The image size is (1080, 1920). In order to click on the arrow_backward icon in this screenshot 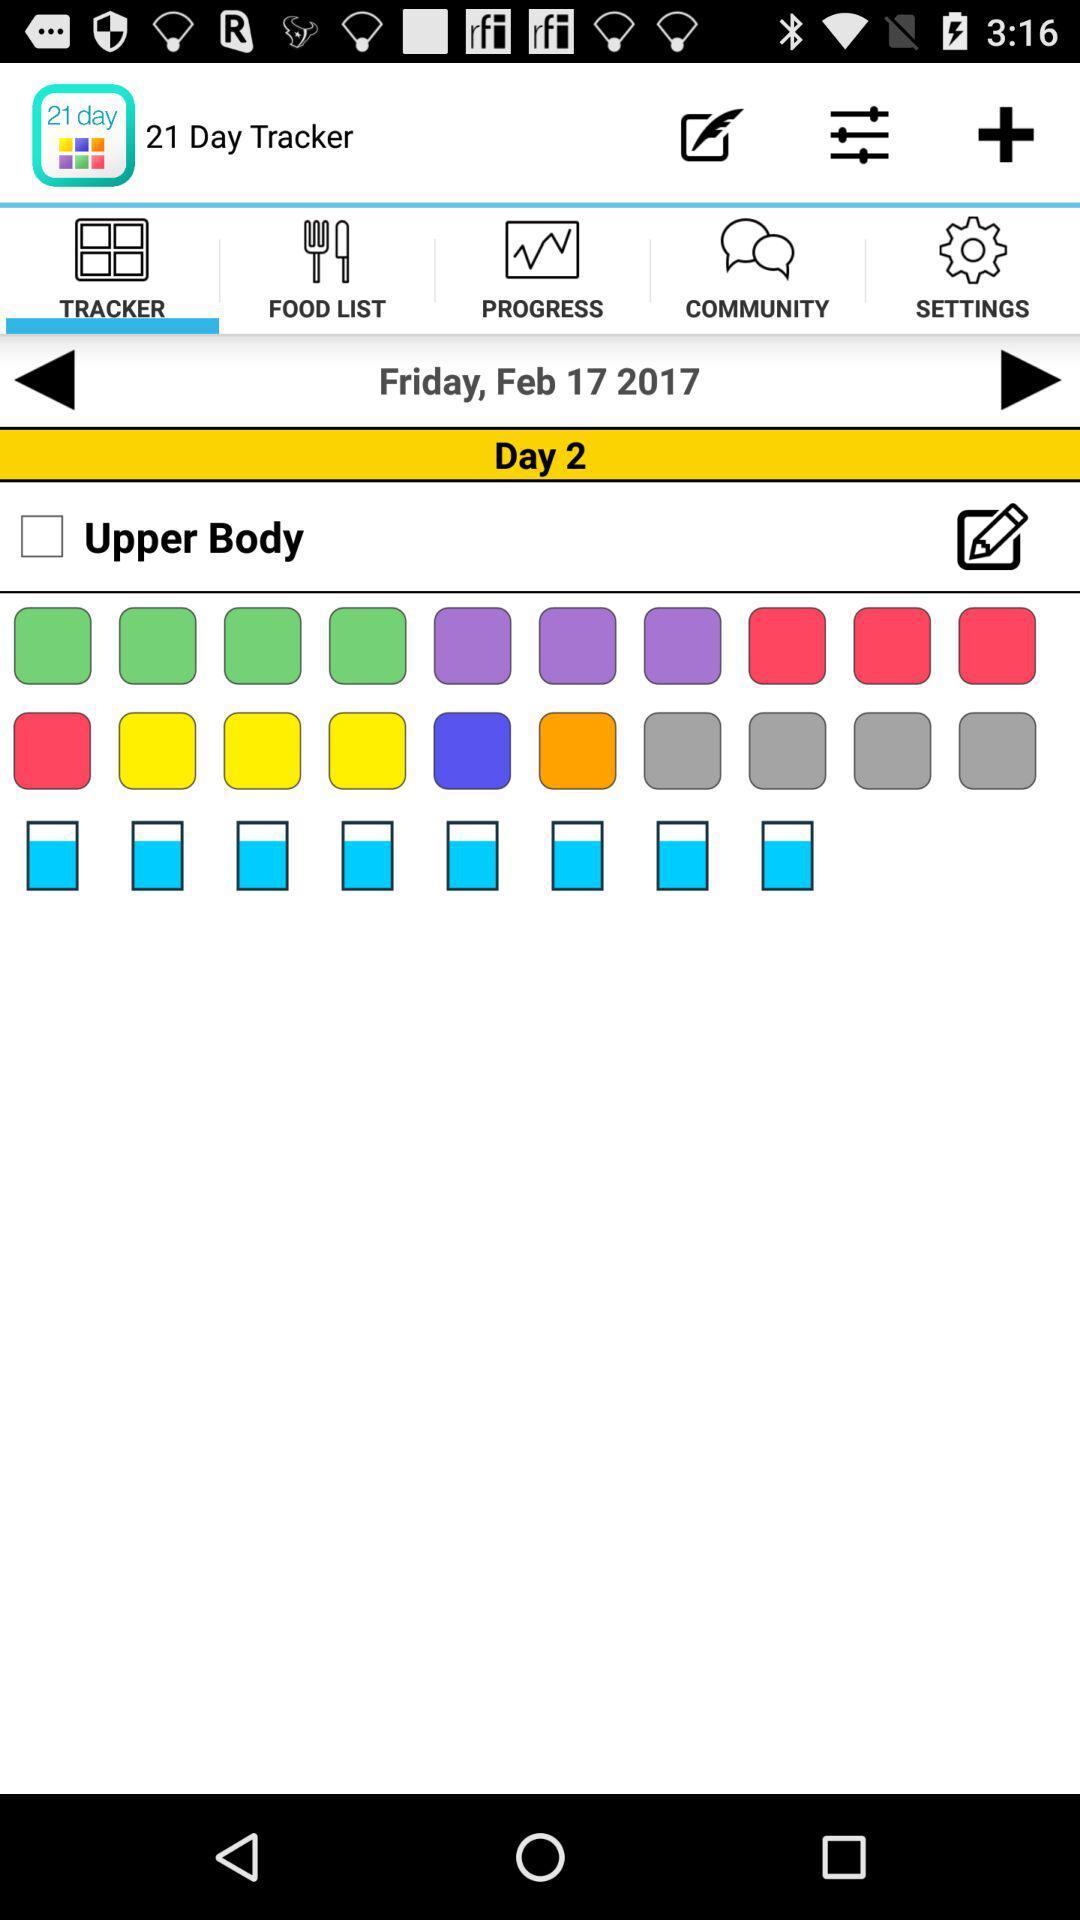, I will do `click(45, 406)`.